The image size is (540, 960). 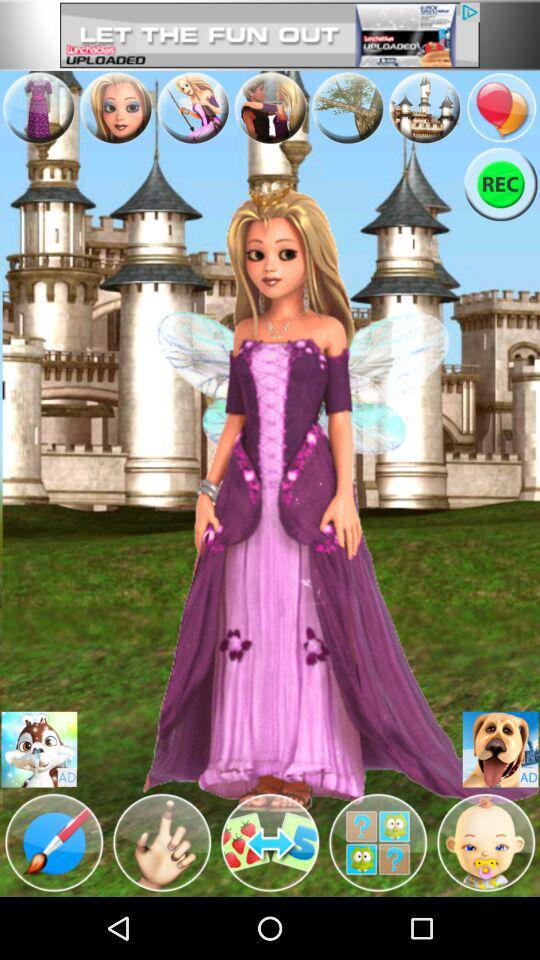 What do you see at coordinates (54, 841) in the screenshot?
I see `stencil` at bounding box center [54, 841].